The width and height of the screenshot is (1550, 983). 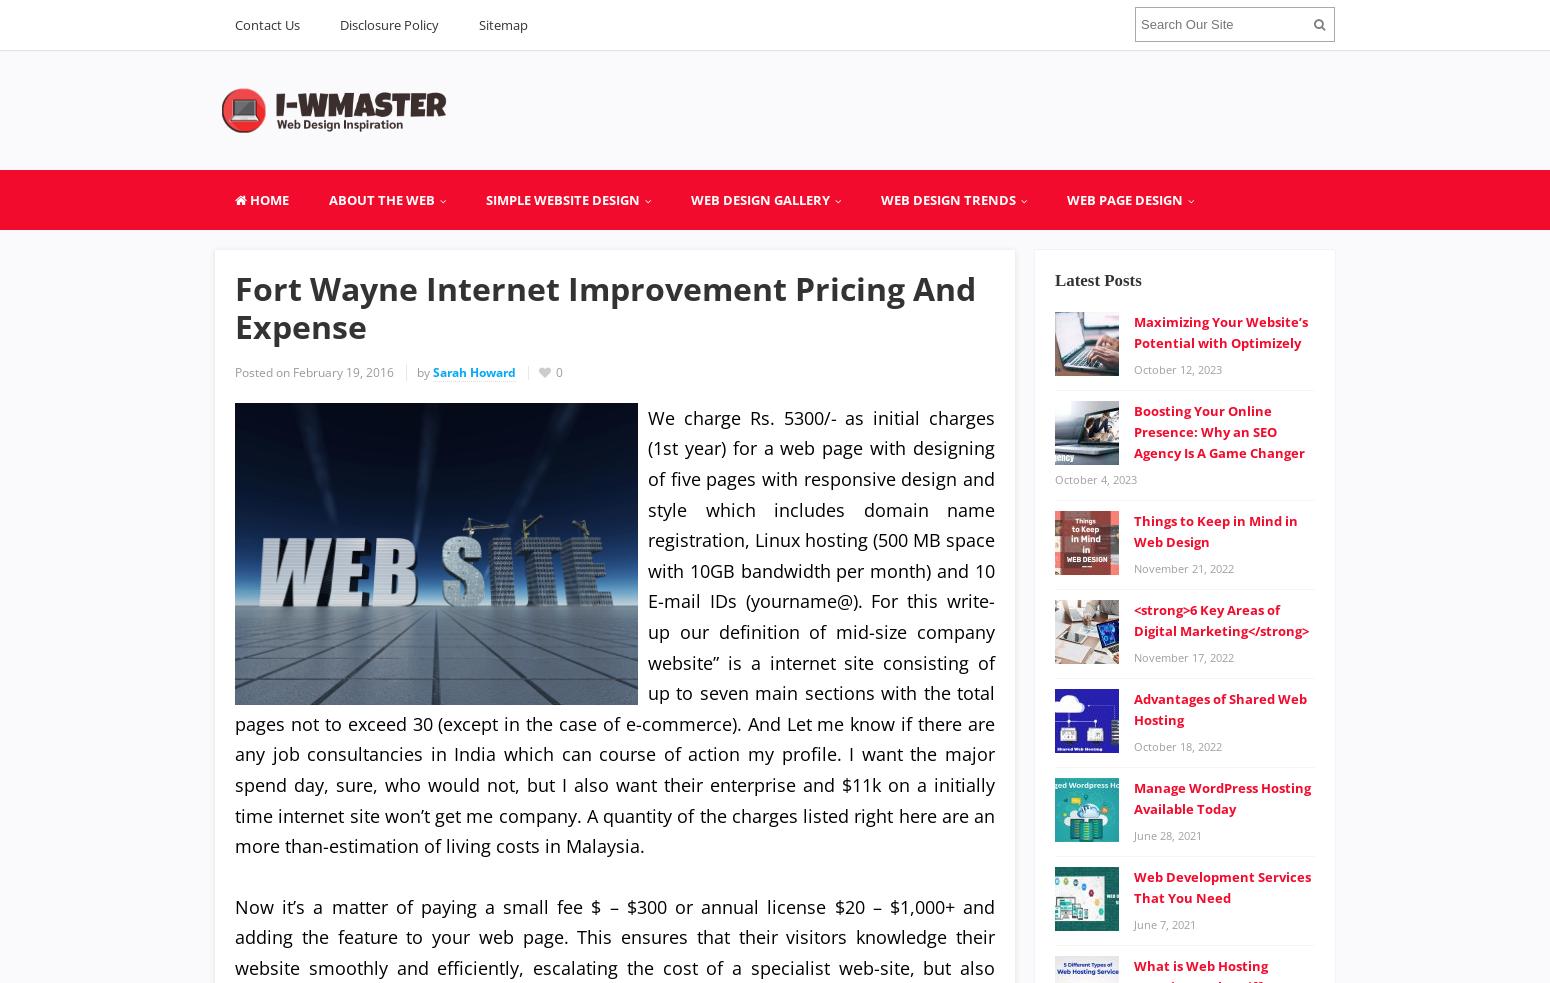 What do you see at coordinates (615, 631) in the screenshot?
I see `'We charge Rs. 5300/- as initial charges (1st year) for a web page with designing of five pages with responsive design and style which includes domain name registration, Linux hosting (500 MB space with 10GB bandwidth per month) and 10 E-mail IDs (yourname@).  For this write-up our definition of mid-size company website” is a internet site consisting of up to seven main sections with the total pages not to exceed 30 (except in the case of e-commerce). And Let me know if there are any job consultancies in India which can course of action my profile. I want the major spend day, sure, who would not, but I also want their enterprise and $11k on a initially time internet site won’t get me company. A quantity of the charges listed right here are an more than-estimation of living costs in Malaysia.'` at bounding box center [615, 631].